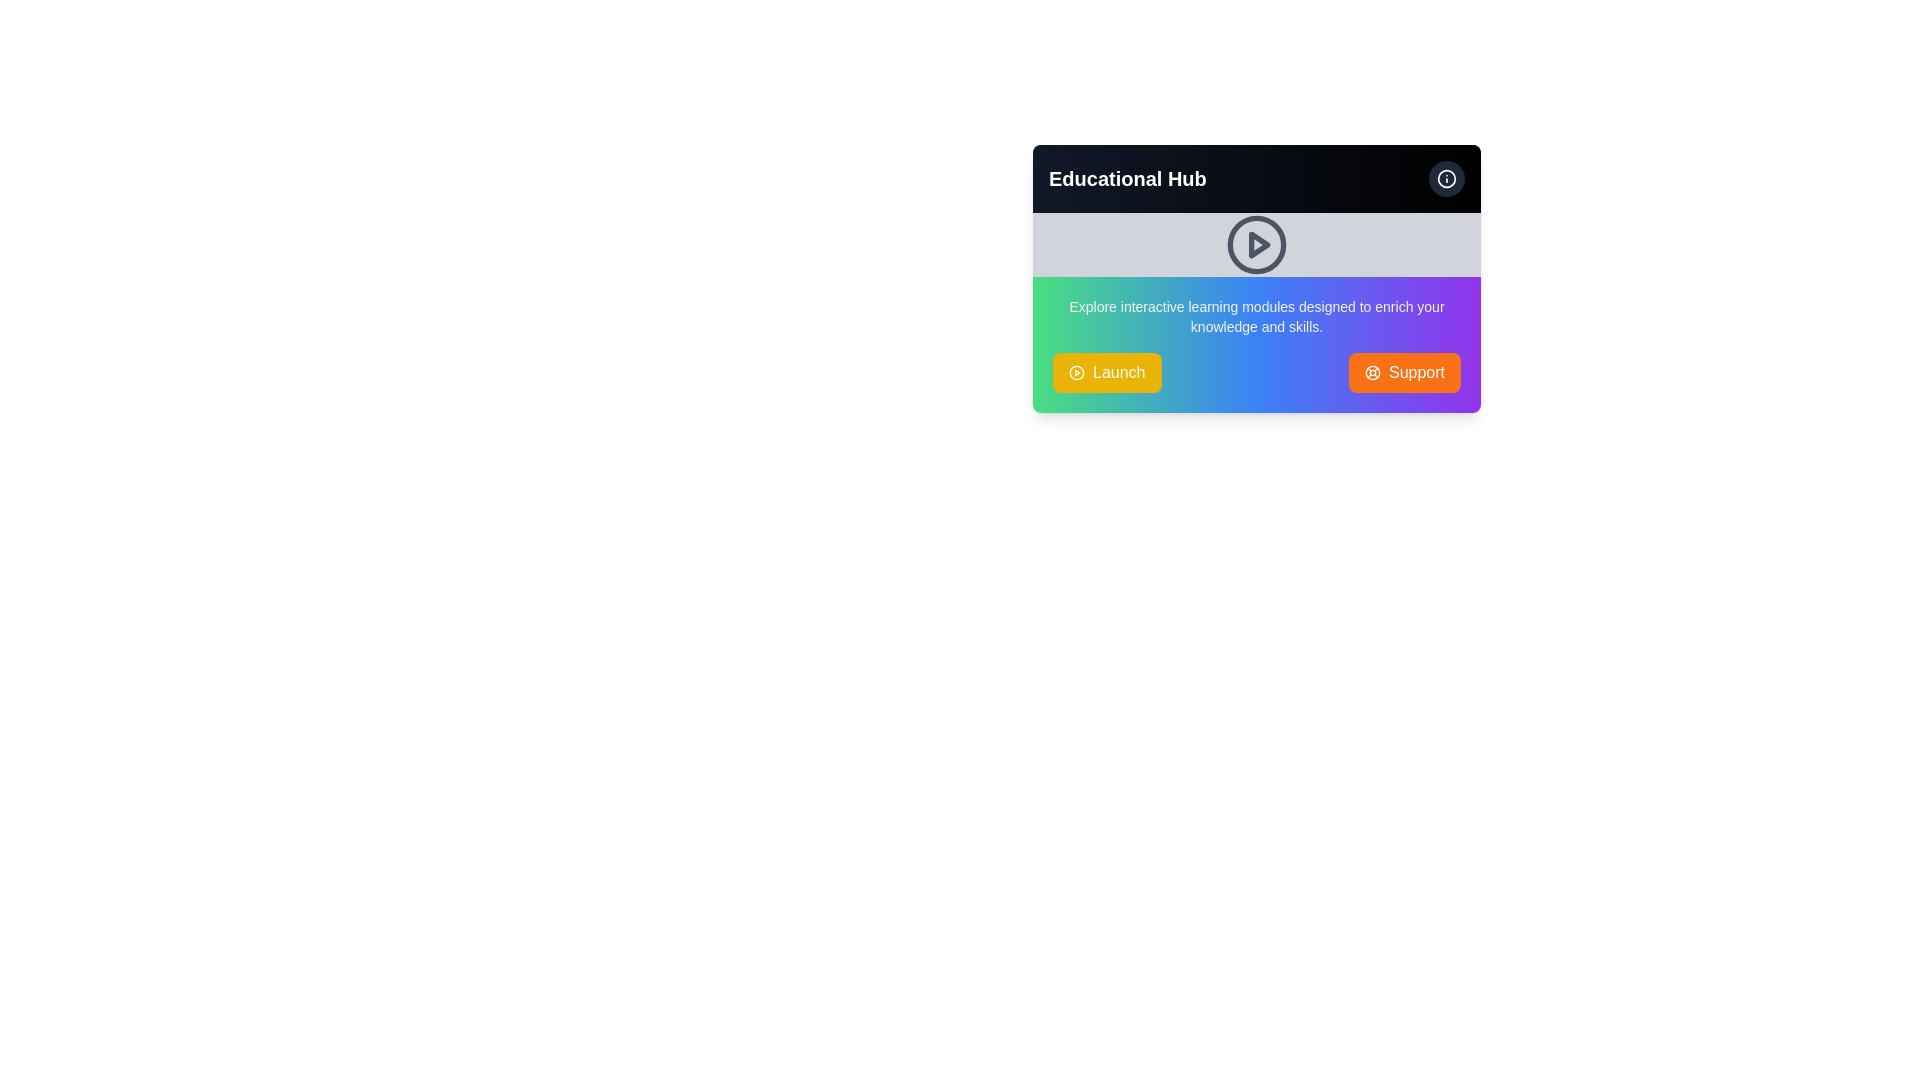  I want to click on the small triangular arrow icon located at the center of the circular region on the Educational Hub panel, so click(1258, 244).